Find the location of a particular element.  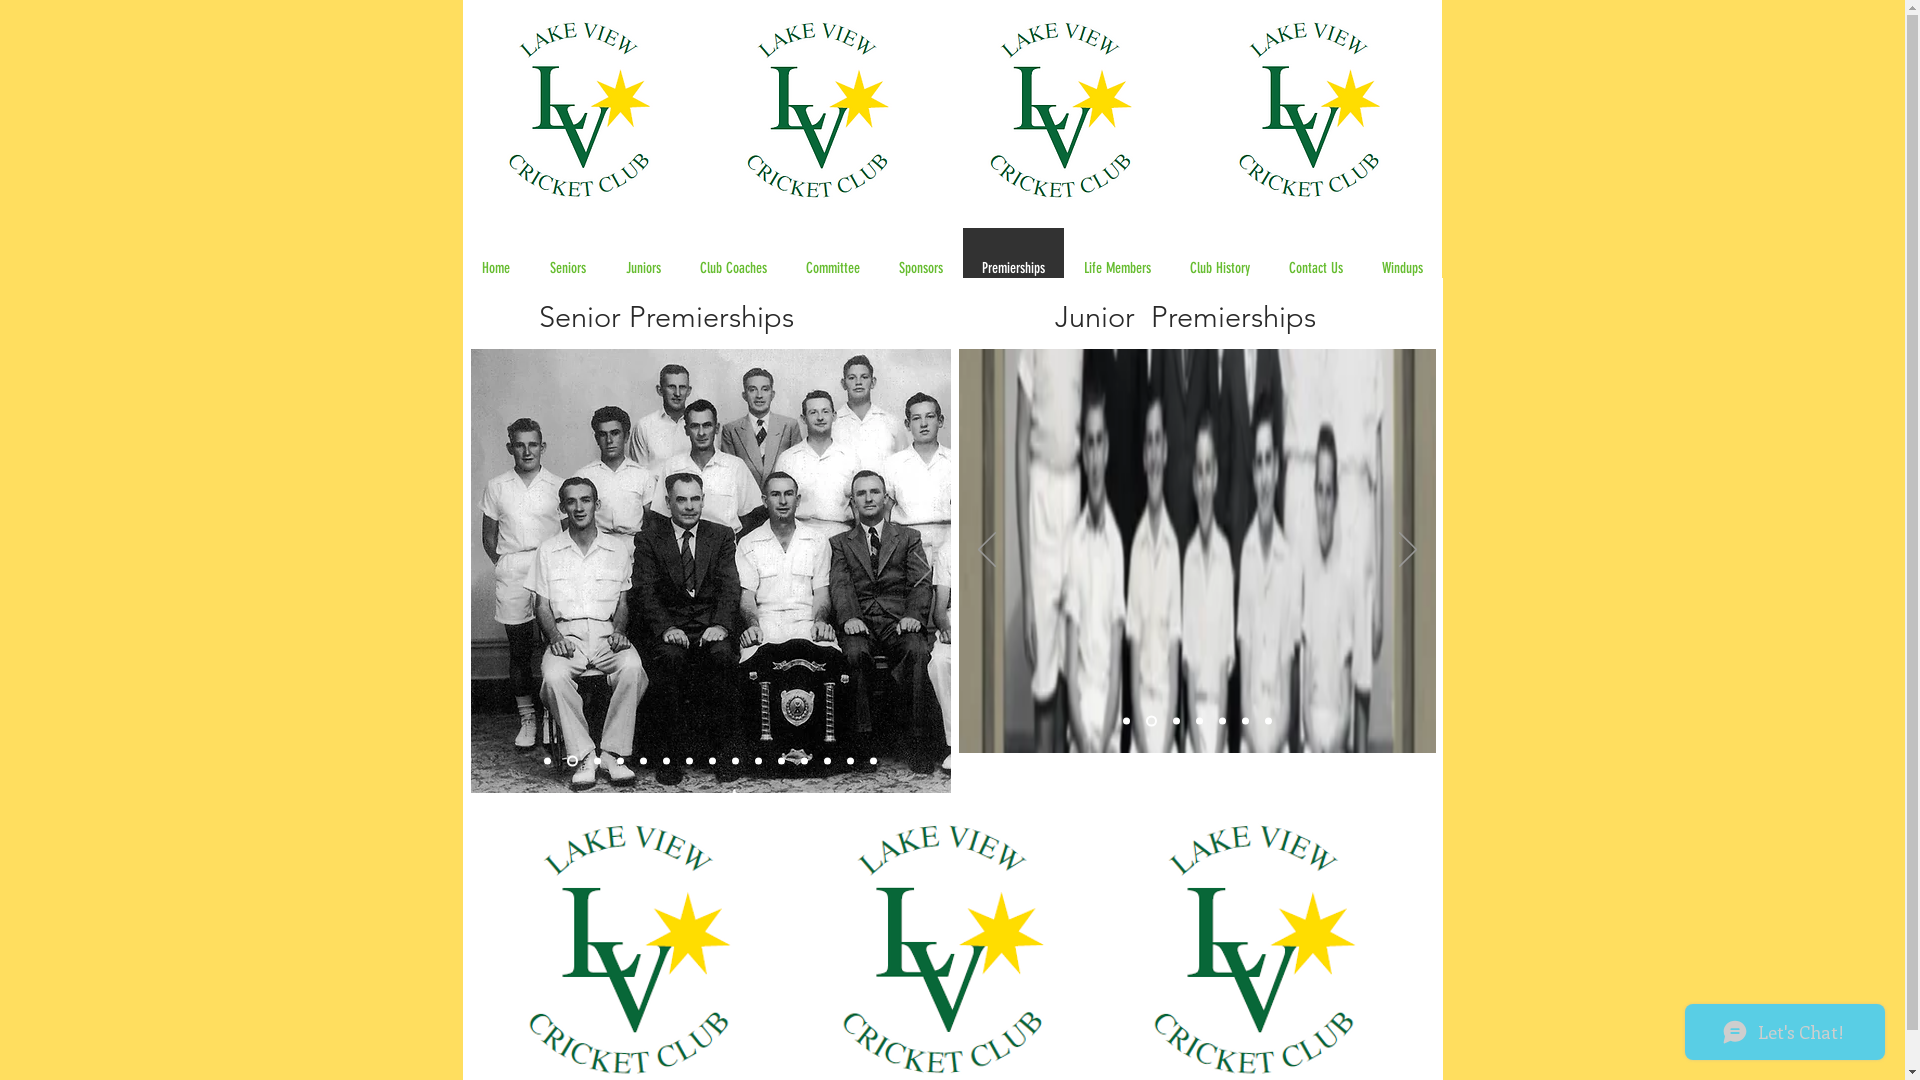

'Life Members' is located at coordinates (1116, 267).